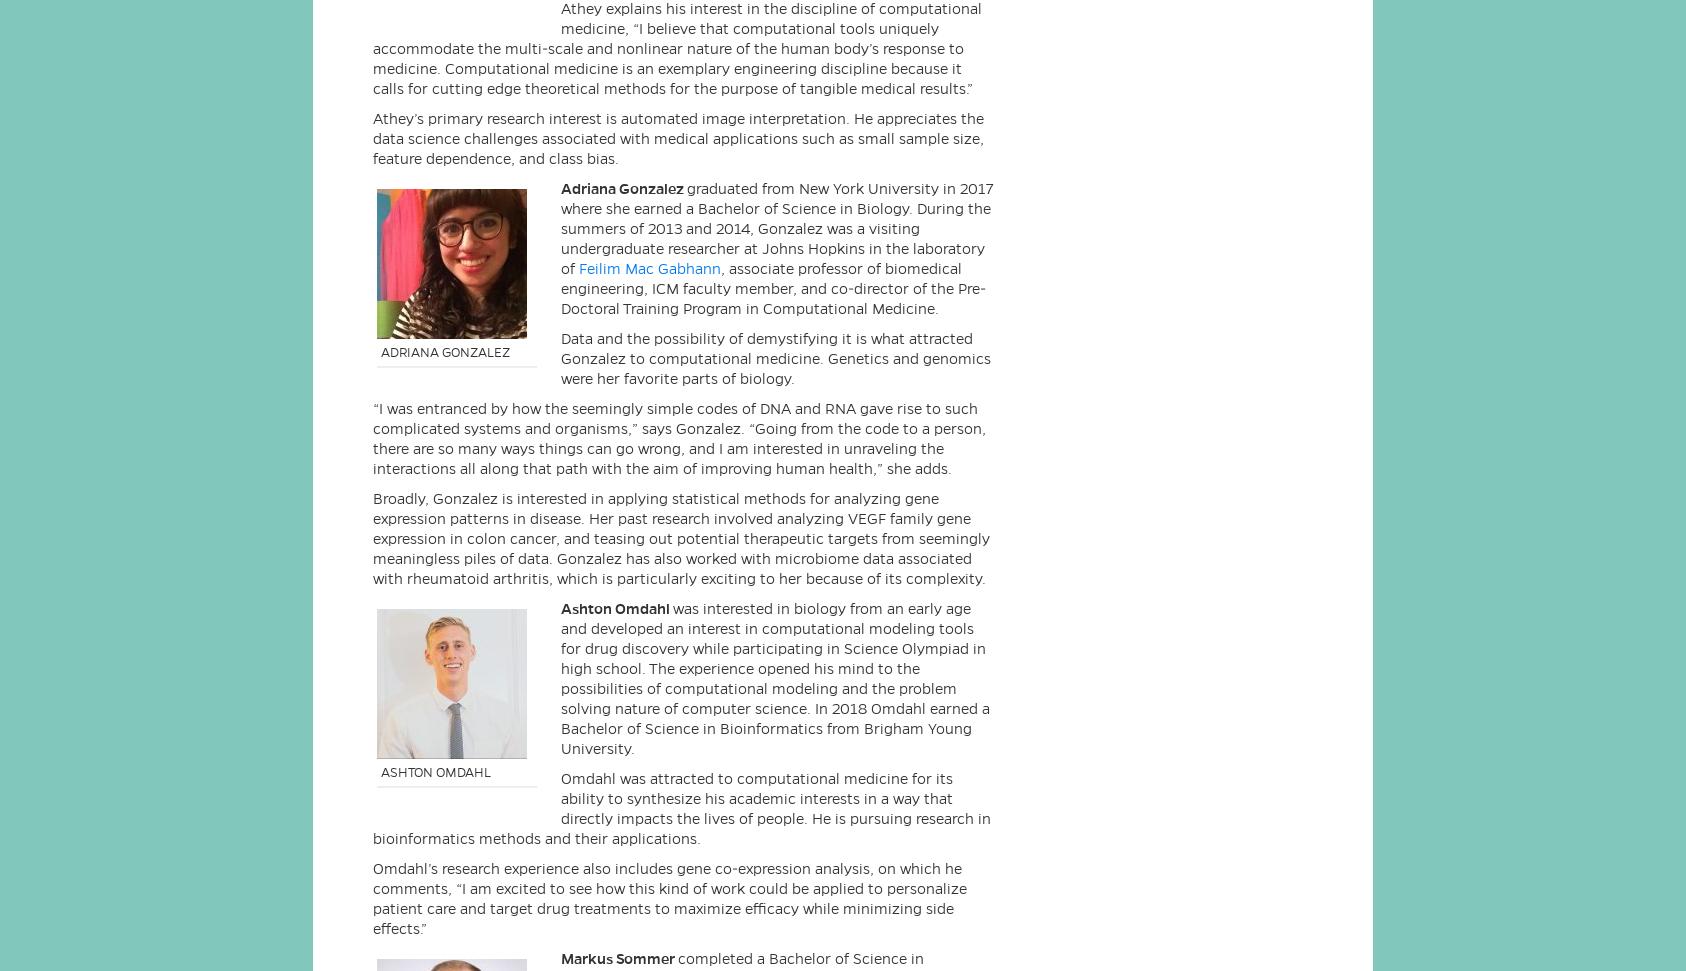  What do you see at coordinates (680, 537) in the screenshot?
I see `'Broadly, Gonzalez is interested in applying statistical methods for analyzing gene expression patterns in disease. Her past research involved analyzing VEGF family gene expression in colon cancer, and teasing out potential therapeutic targets from seemingly meaningless piles of data. Gonzalez has also worked with microbiome data associated with rheumatoid arthritis, which is particularly exciting to her because of its complexity.'` at bounding box center [680, 537].